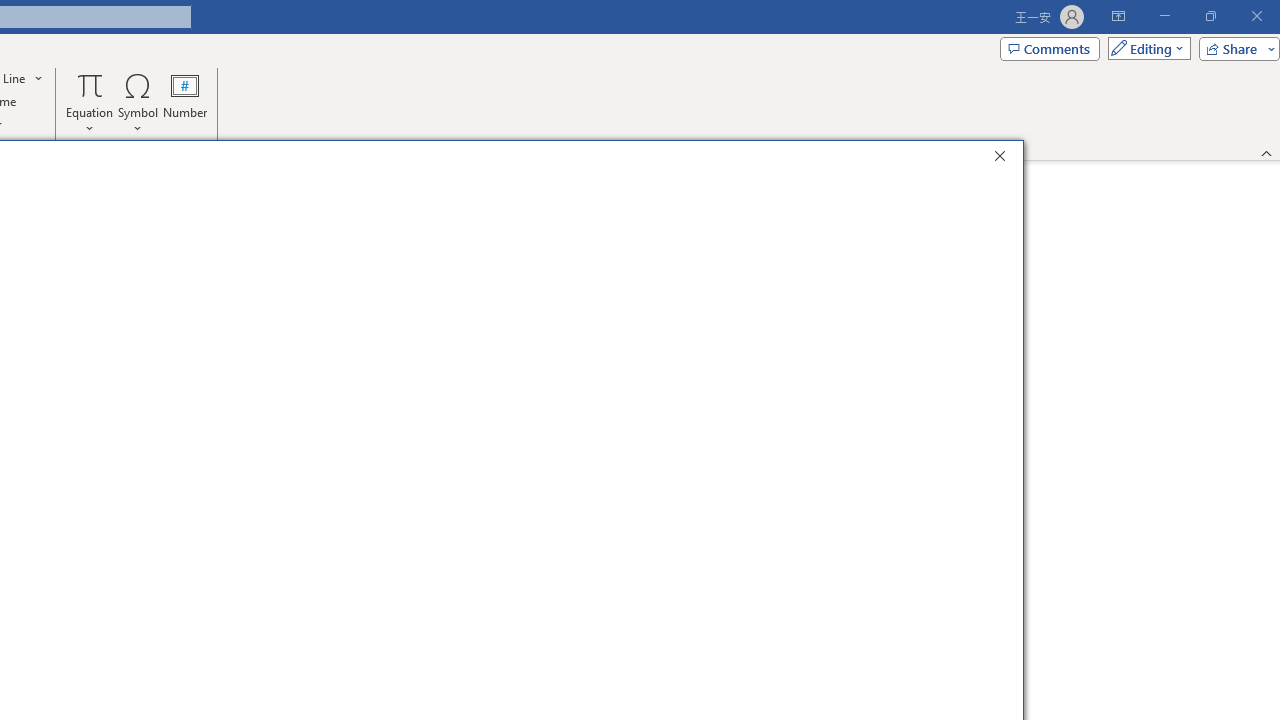 Image resolution: width=1280 pixels, height=720 pixels. What do you see at coordinates (89, 84) in the screenshot?
I see `'Equation'` at bounding box center [89, 84].